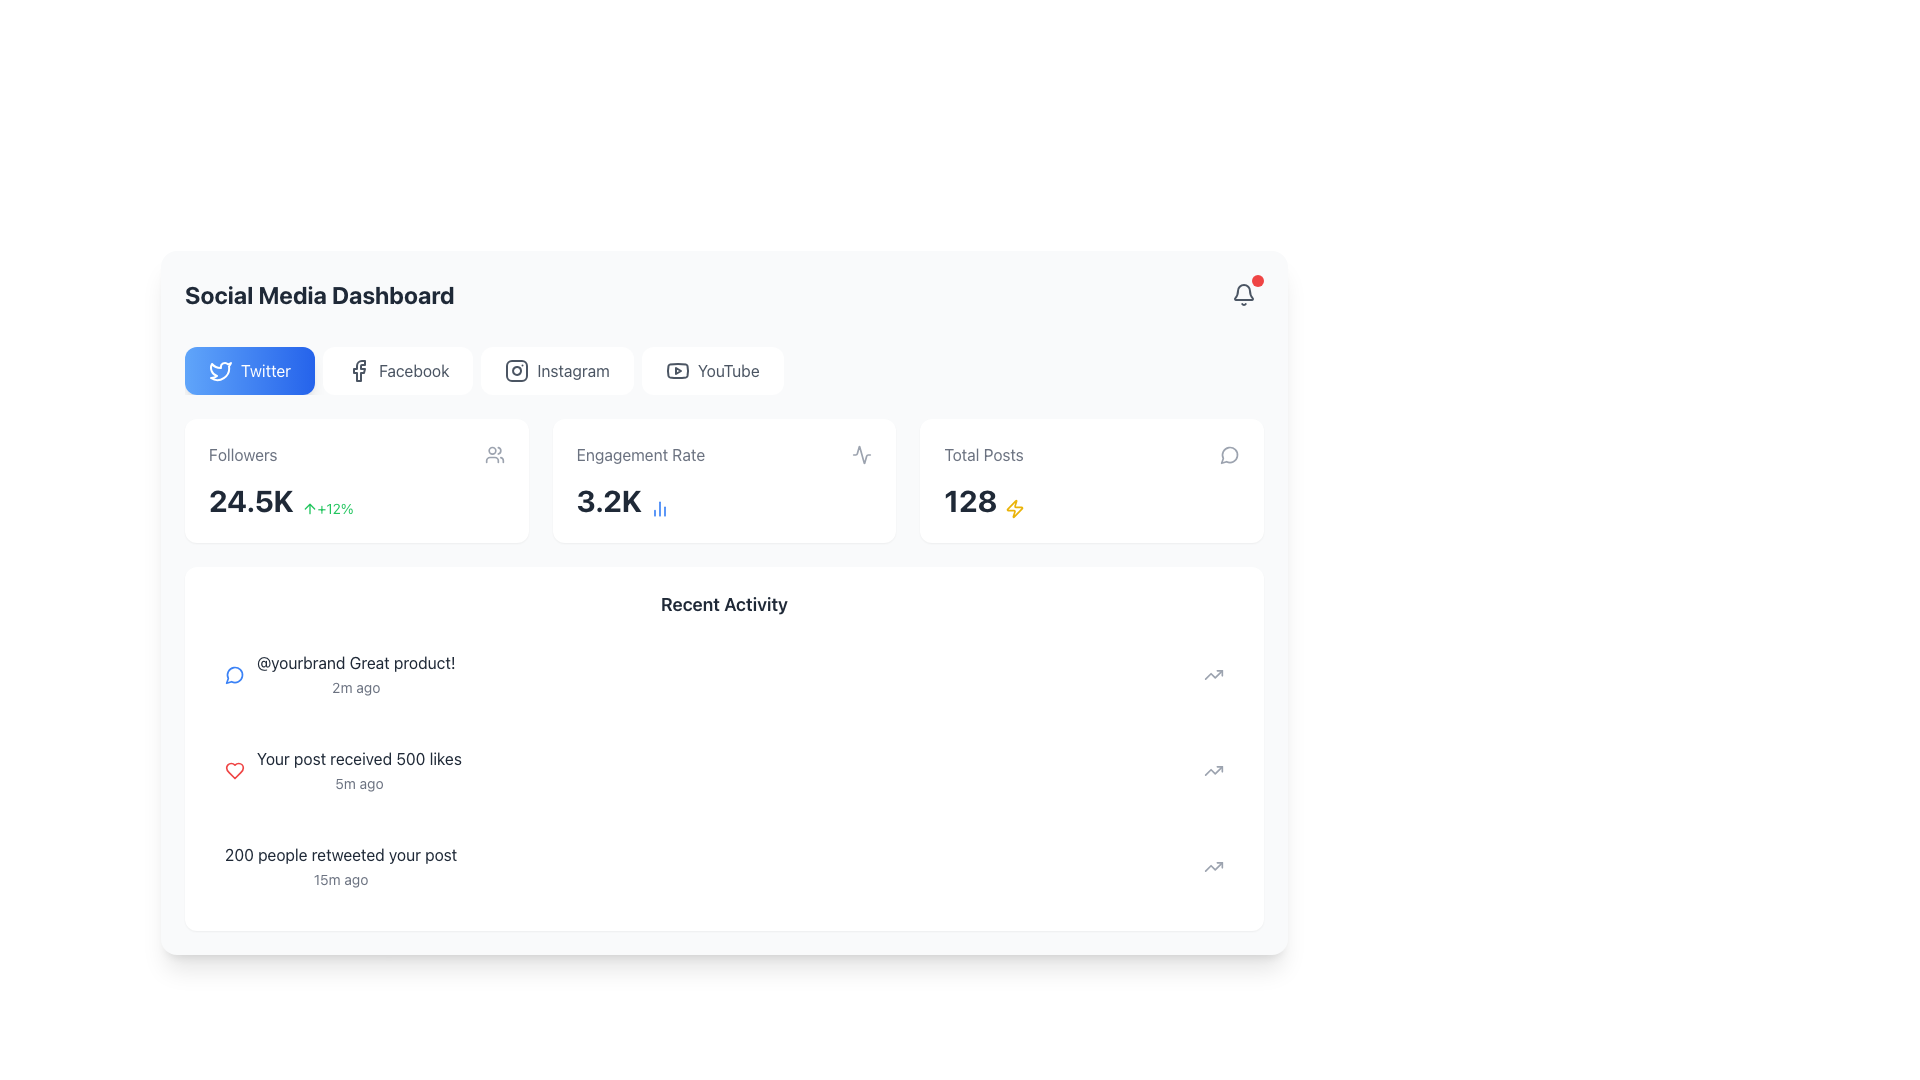 The width and height of the screenshot is (1920, 1080). I want to click on text block displaying the message 'Your post received 500 likes' and the timestamp '5m ago' located in the 'Recent Activity' section, which is the second item in the vertical list, so click(359, 770).